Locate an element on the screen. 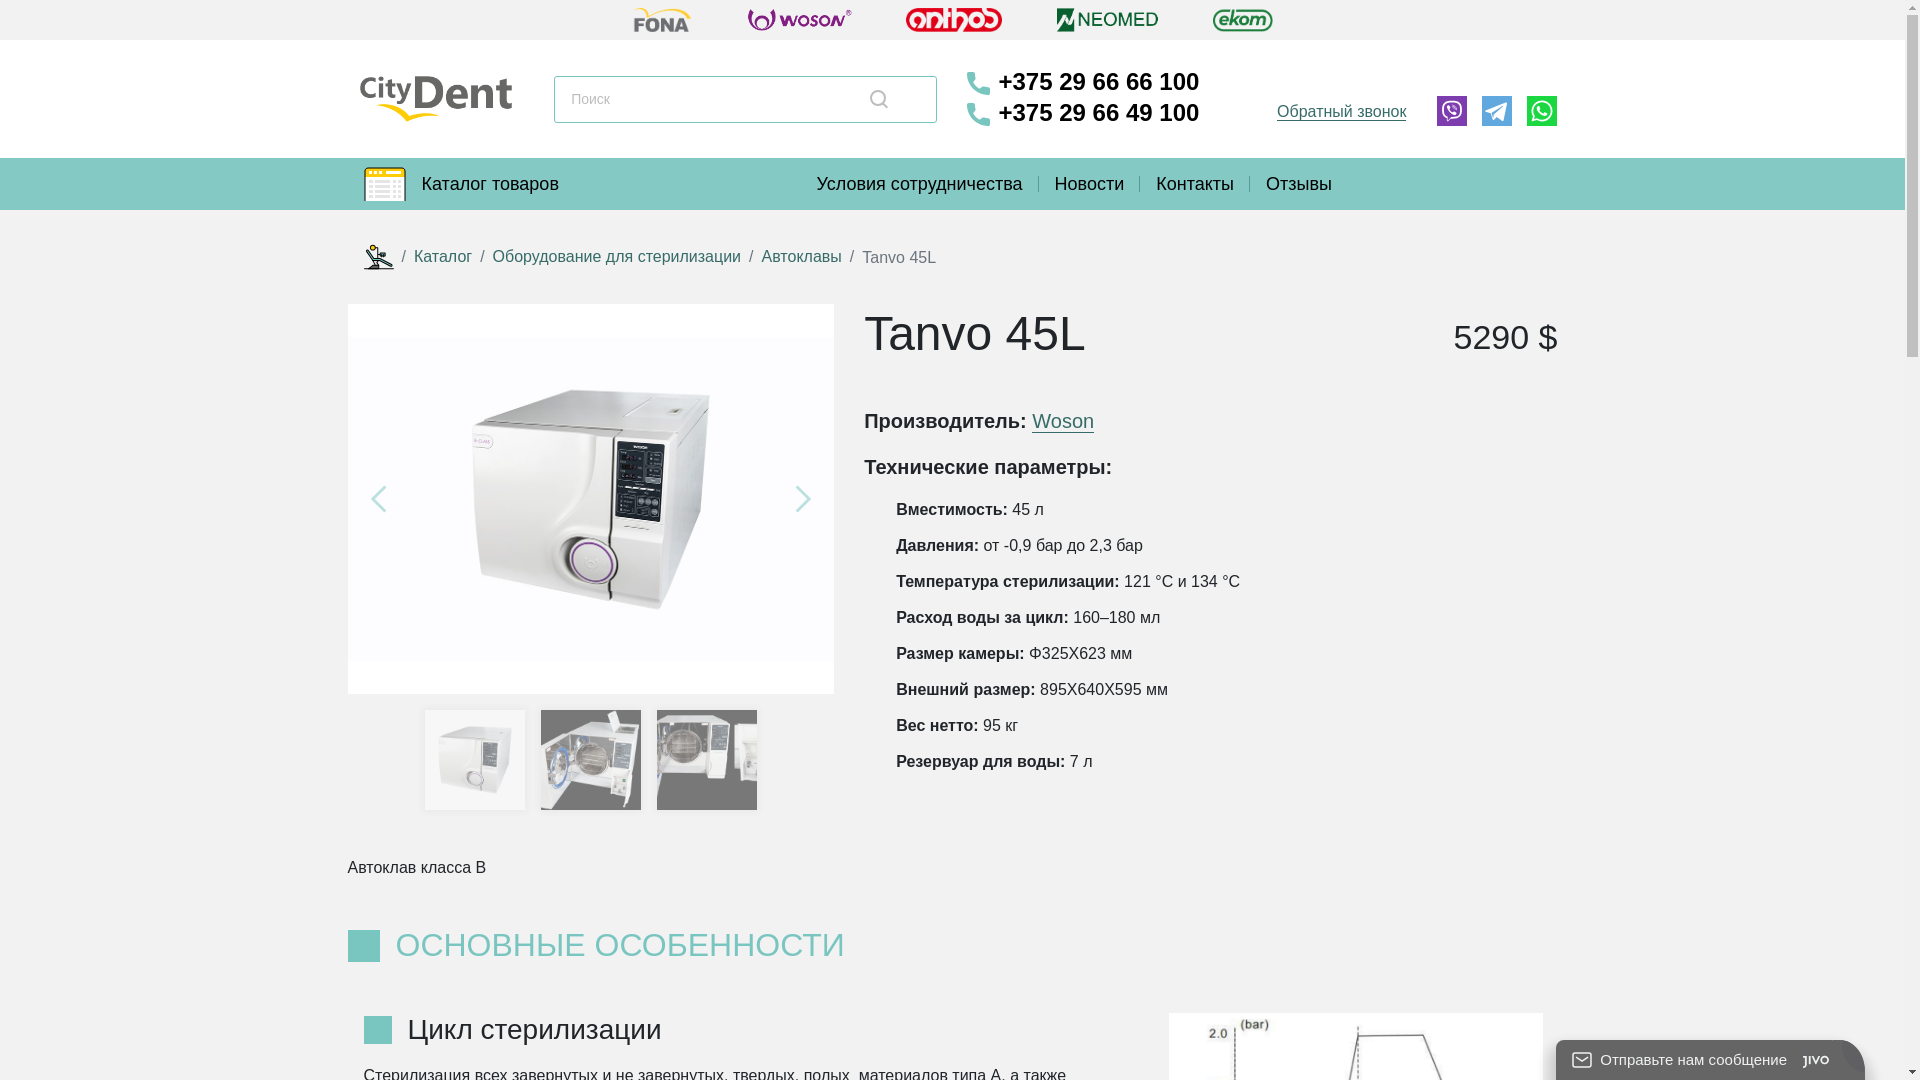 This screenshot has height=1080, width=1920. 'Woson' is located at coordinates (1061, 420).